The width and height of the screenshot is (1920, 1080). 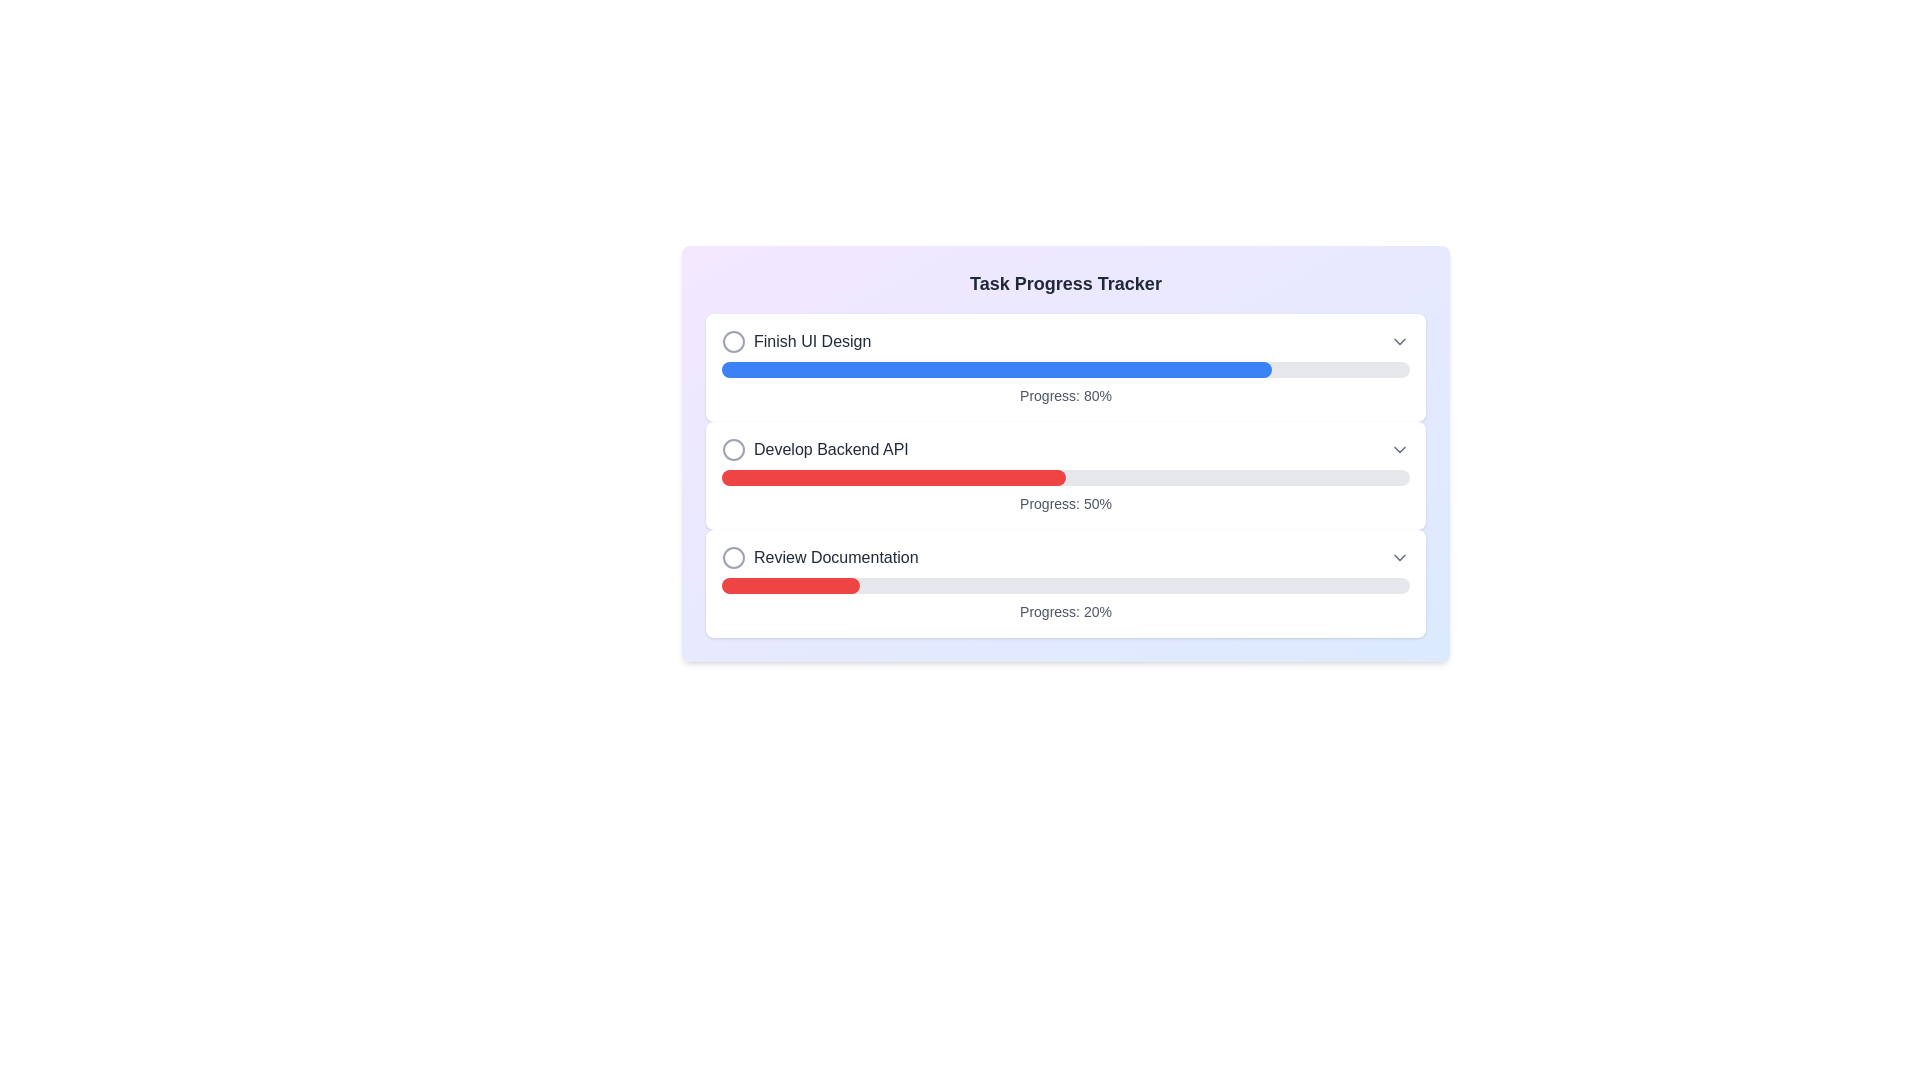 I want to click on the Progress Bar Segment that visually represents 80% completion of the task labeled 'Finish UI Design', so click(x=997, y=370).